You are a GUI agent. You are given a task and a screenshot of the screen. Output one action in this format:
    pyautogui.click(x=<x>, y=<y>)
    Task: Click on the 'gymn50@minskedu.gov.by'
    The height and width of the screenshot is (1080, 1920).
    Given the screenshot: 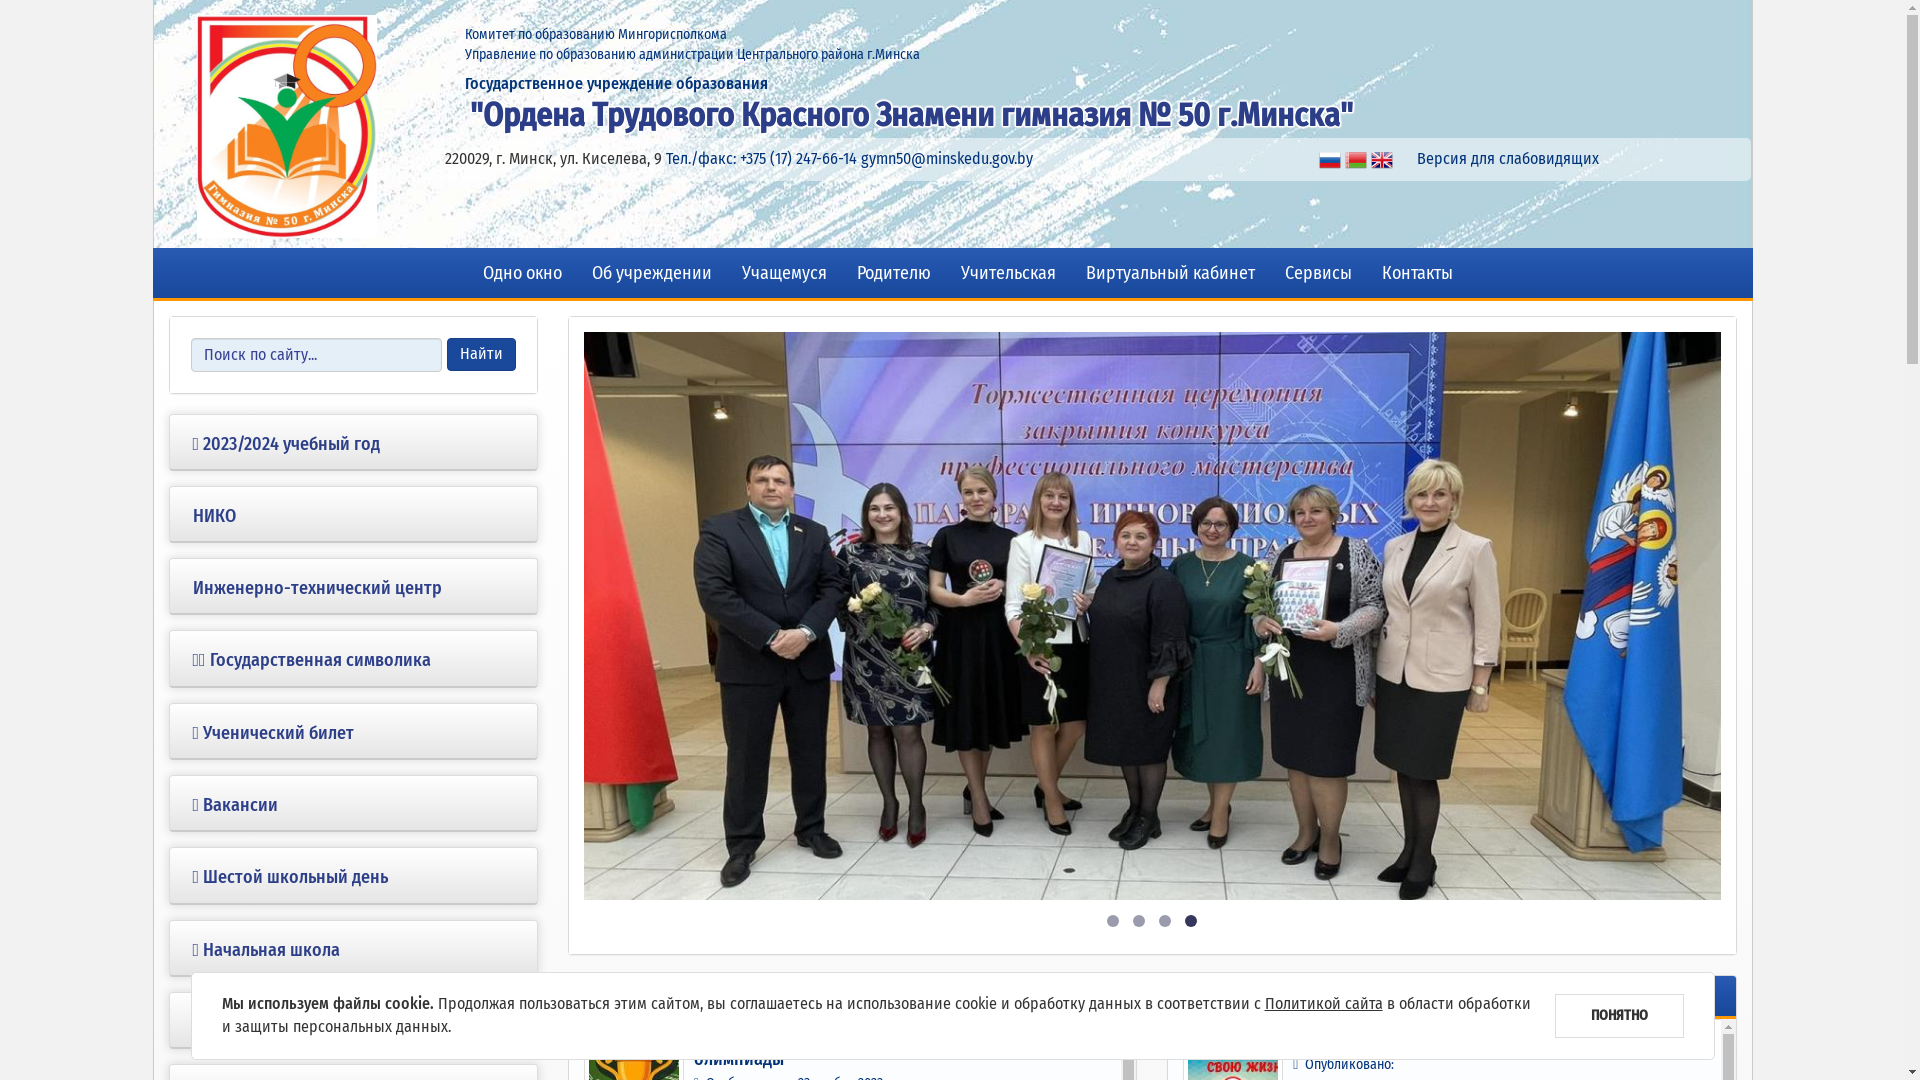 What is the action you would take?
    pyautogui.click(x=945, y=157)
    